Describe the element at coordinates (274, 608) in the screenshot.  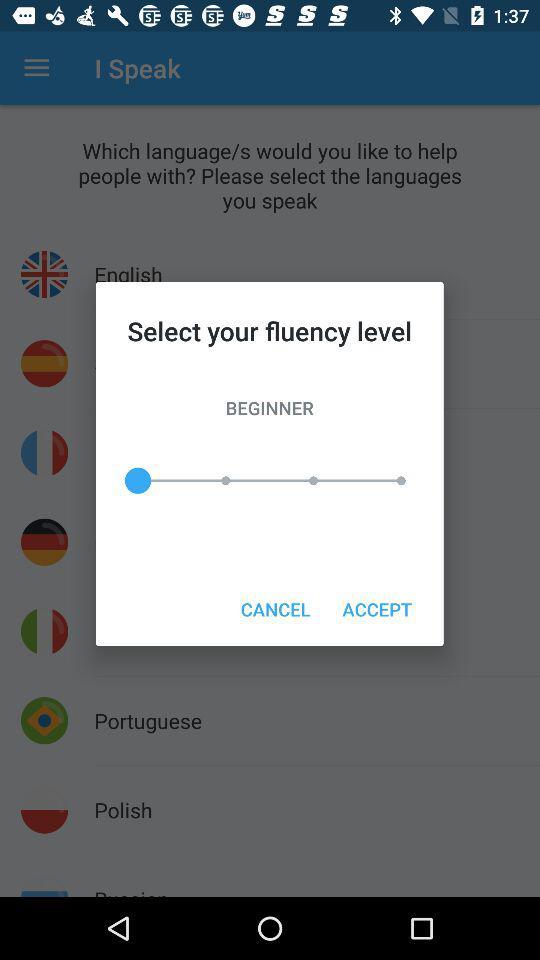
I see `cancel` at that location.